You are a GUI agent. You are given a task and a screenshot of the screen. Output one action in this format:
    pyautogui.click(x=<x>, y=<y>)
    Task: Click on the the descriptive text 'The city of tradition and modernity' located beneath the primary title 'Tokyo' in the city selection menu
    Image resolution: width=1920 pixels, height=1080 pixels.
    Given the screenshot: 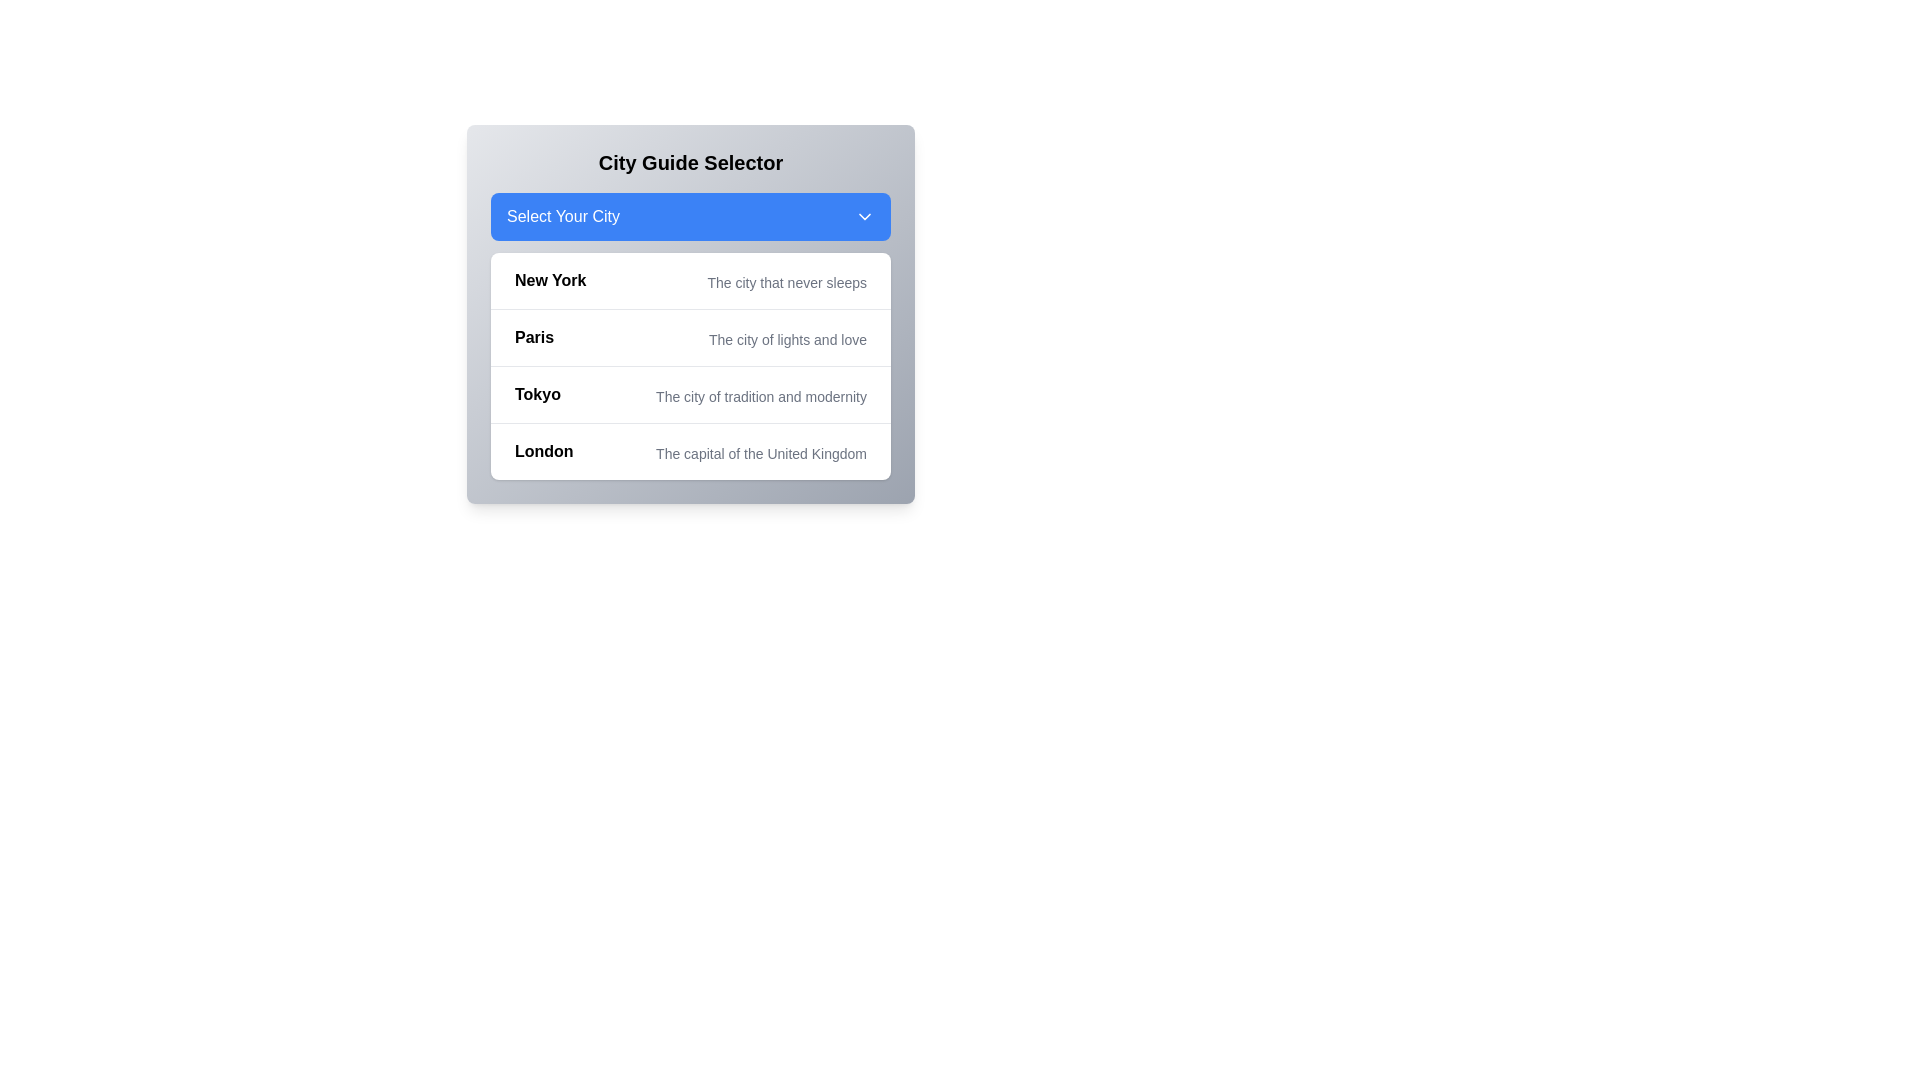 What is the action you would take?
    pyautogui.click(x=760, y=397)
    